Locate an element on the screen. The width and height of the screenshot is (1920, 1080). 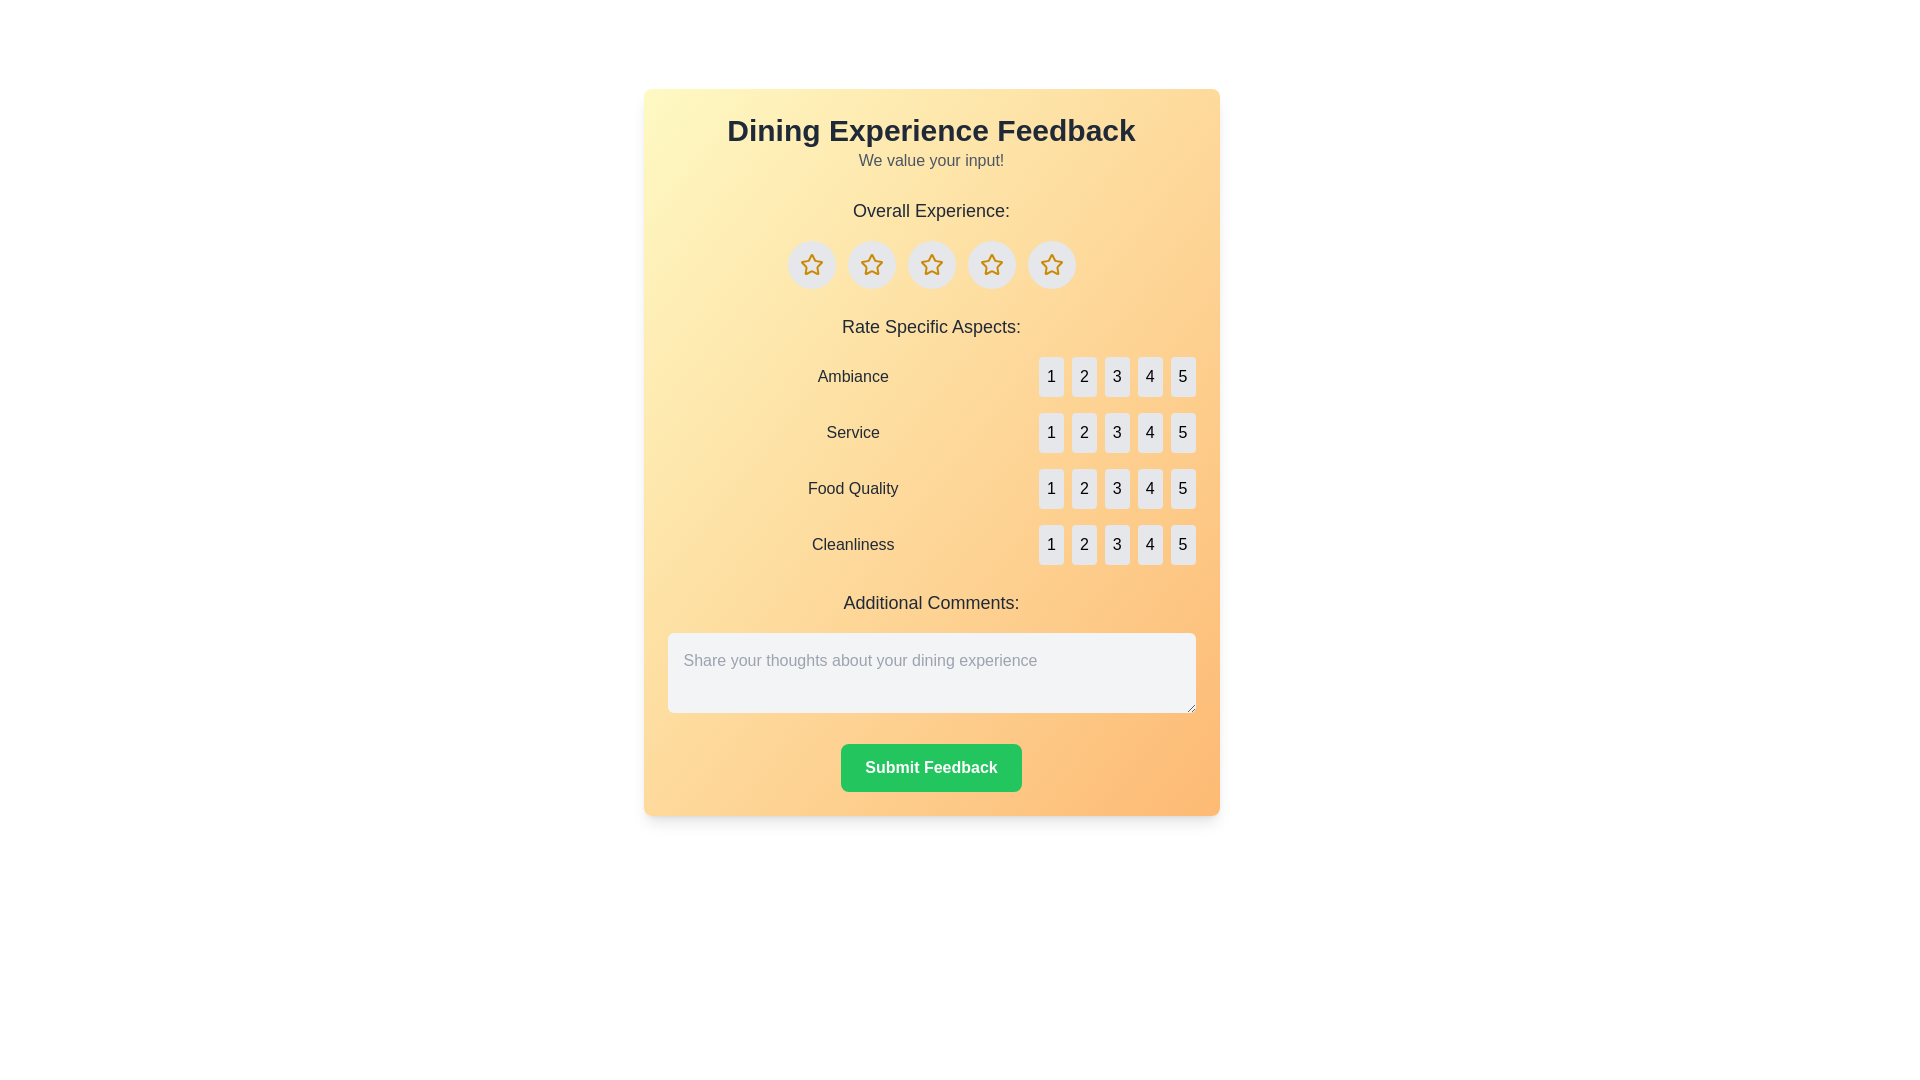
the second star-shaped button in the rating component is located at coordinates (871, 264).